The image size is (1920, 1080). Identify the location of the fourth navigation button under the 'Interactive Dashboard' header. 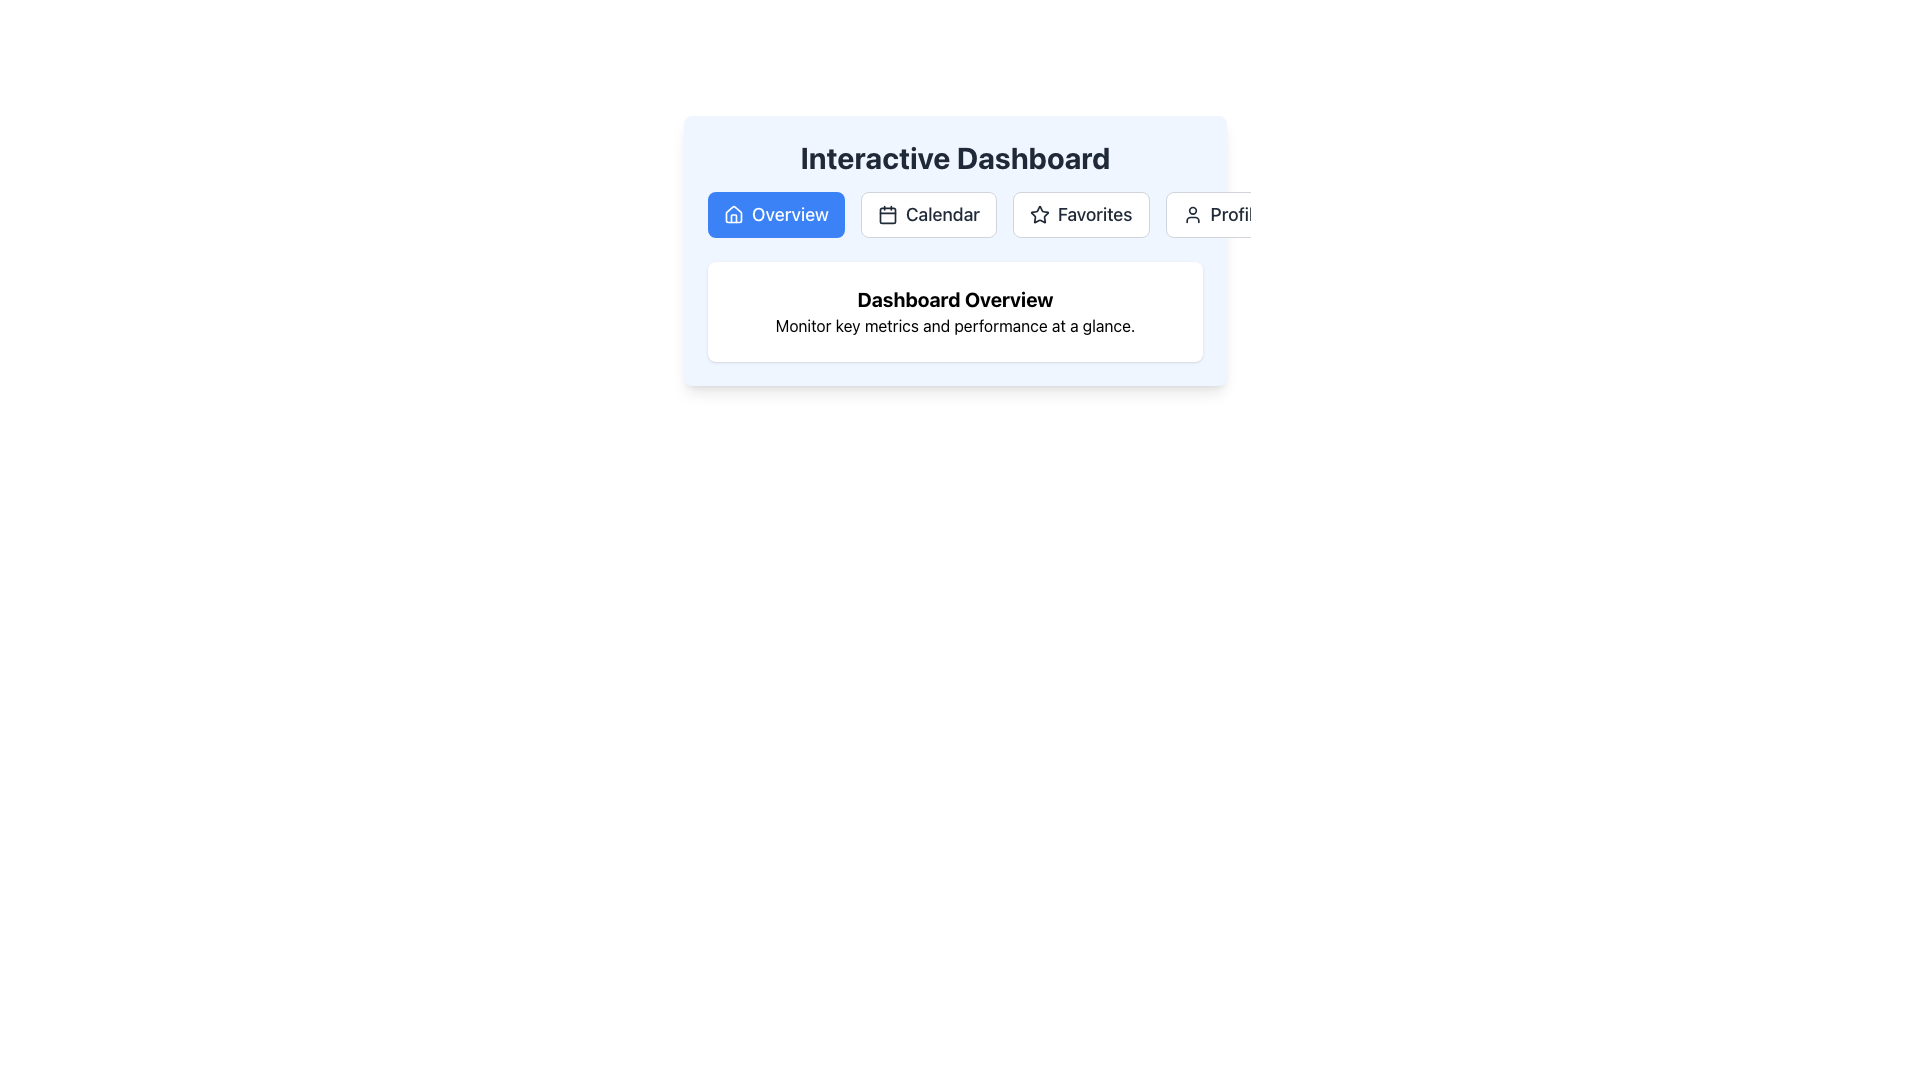
(1221, 215).